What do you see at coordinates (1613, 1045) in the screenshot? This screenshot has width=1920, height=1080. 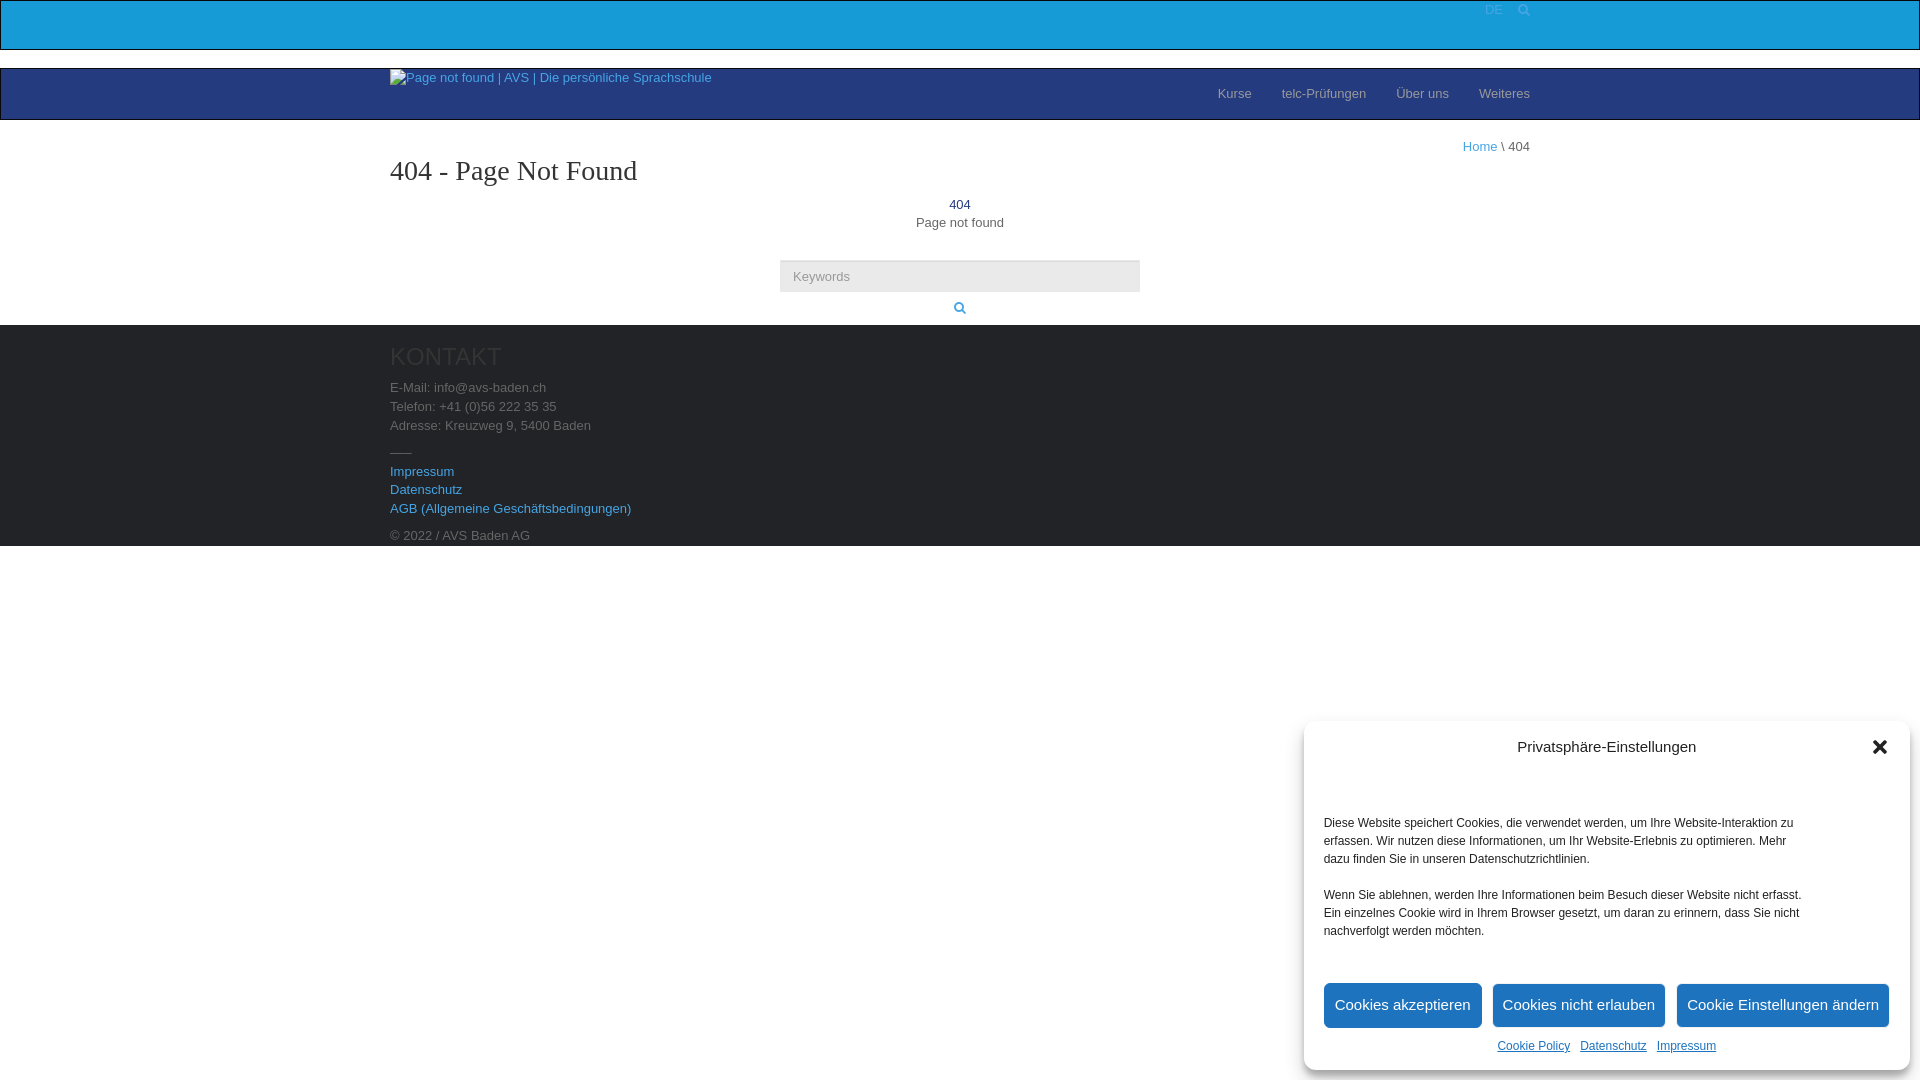 I see `'Datenschutz'` at bounding box center [1613, 1045].